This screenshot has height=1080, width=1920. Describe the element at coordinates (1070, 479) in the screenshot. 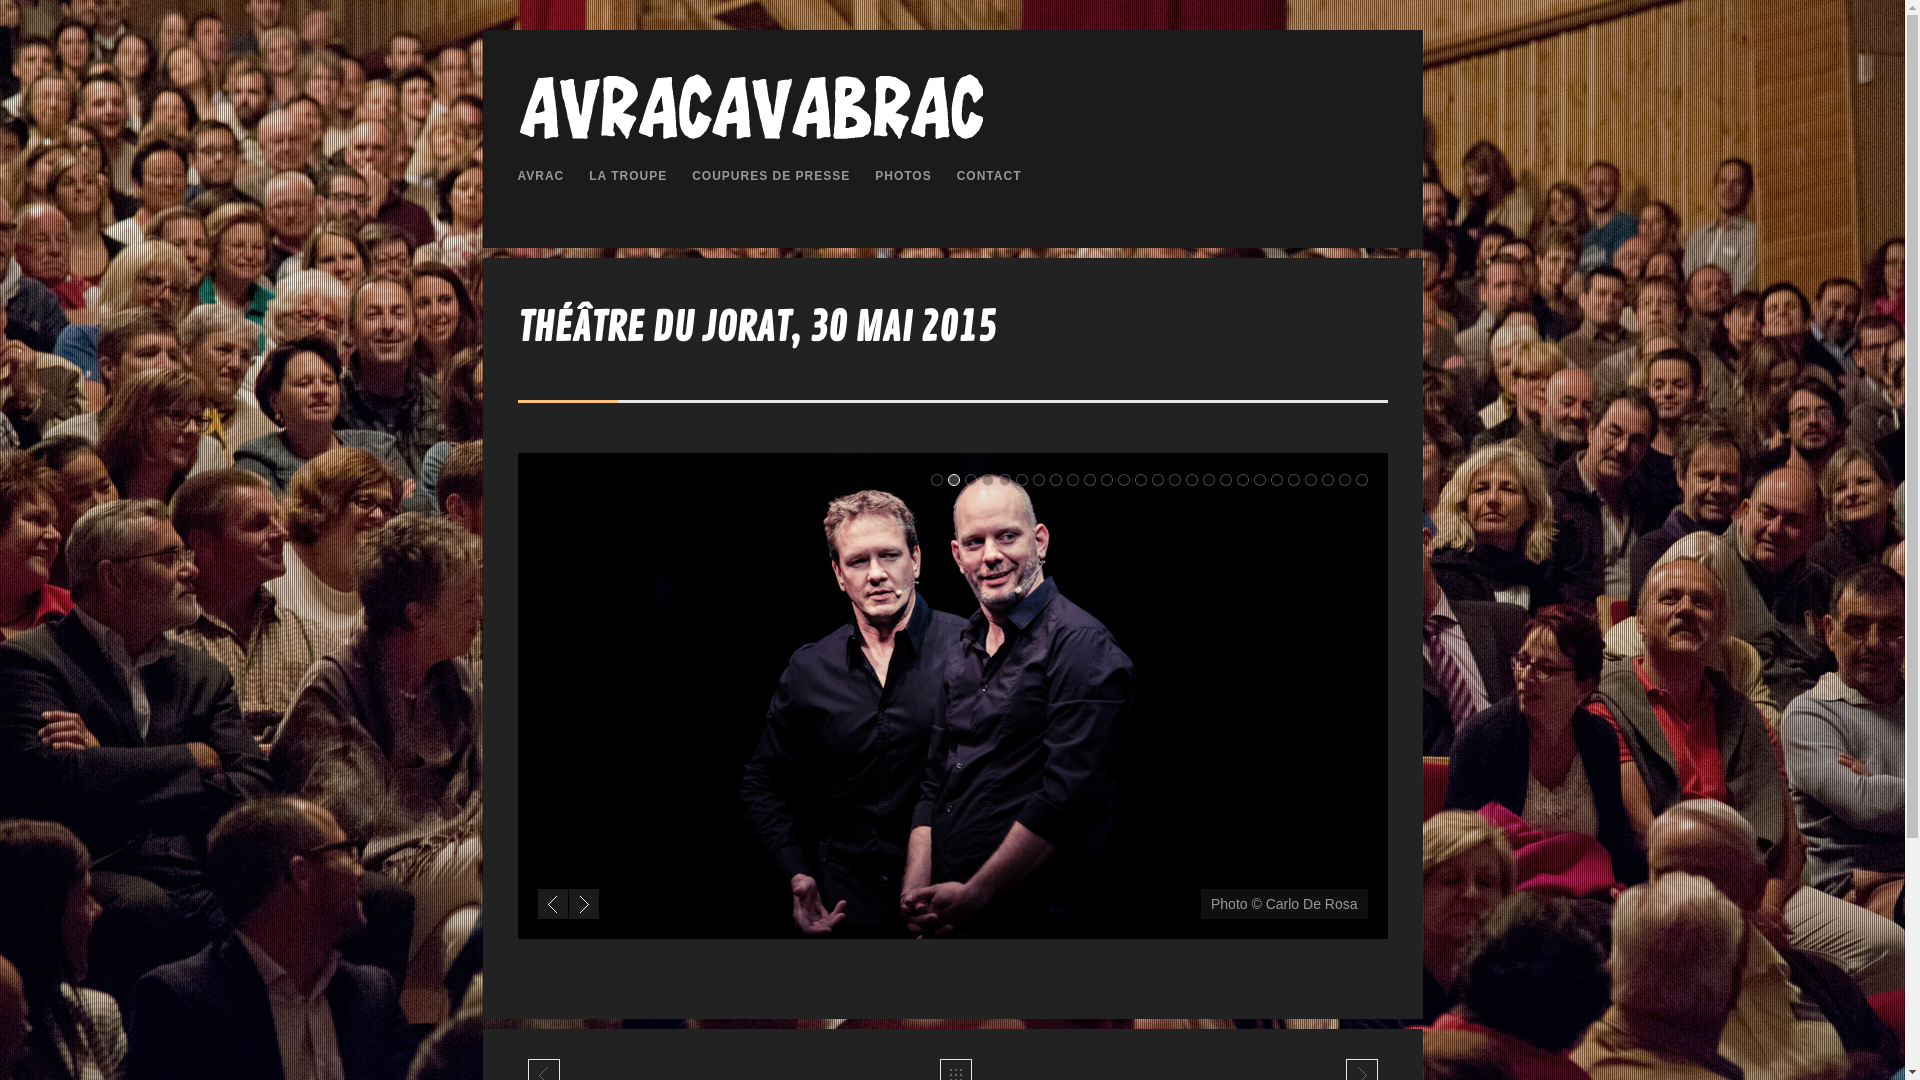

I see `'9'` at that location.